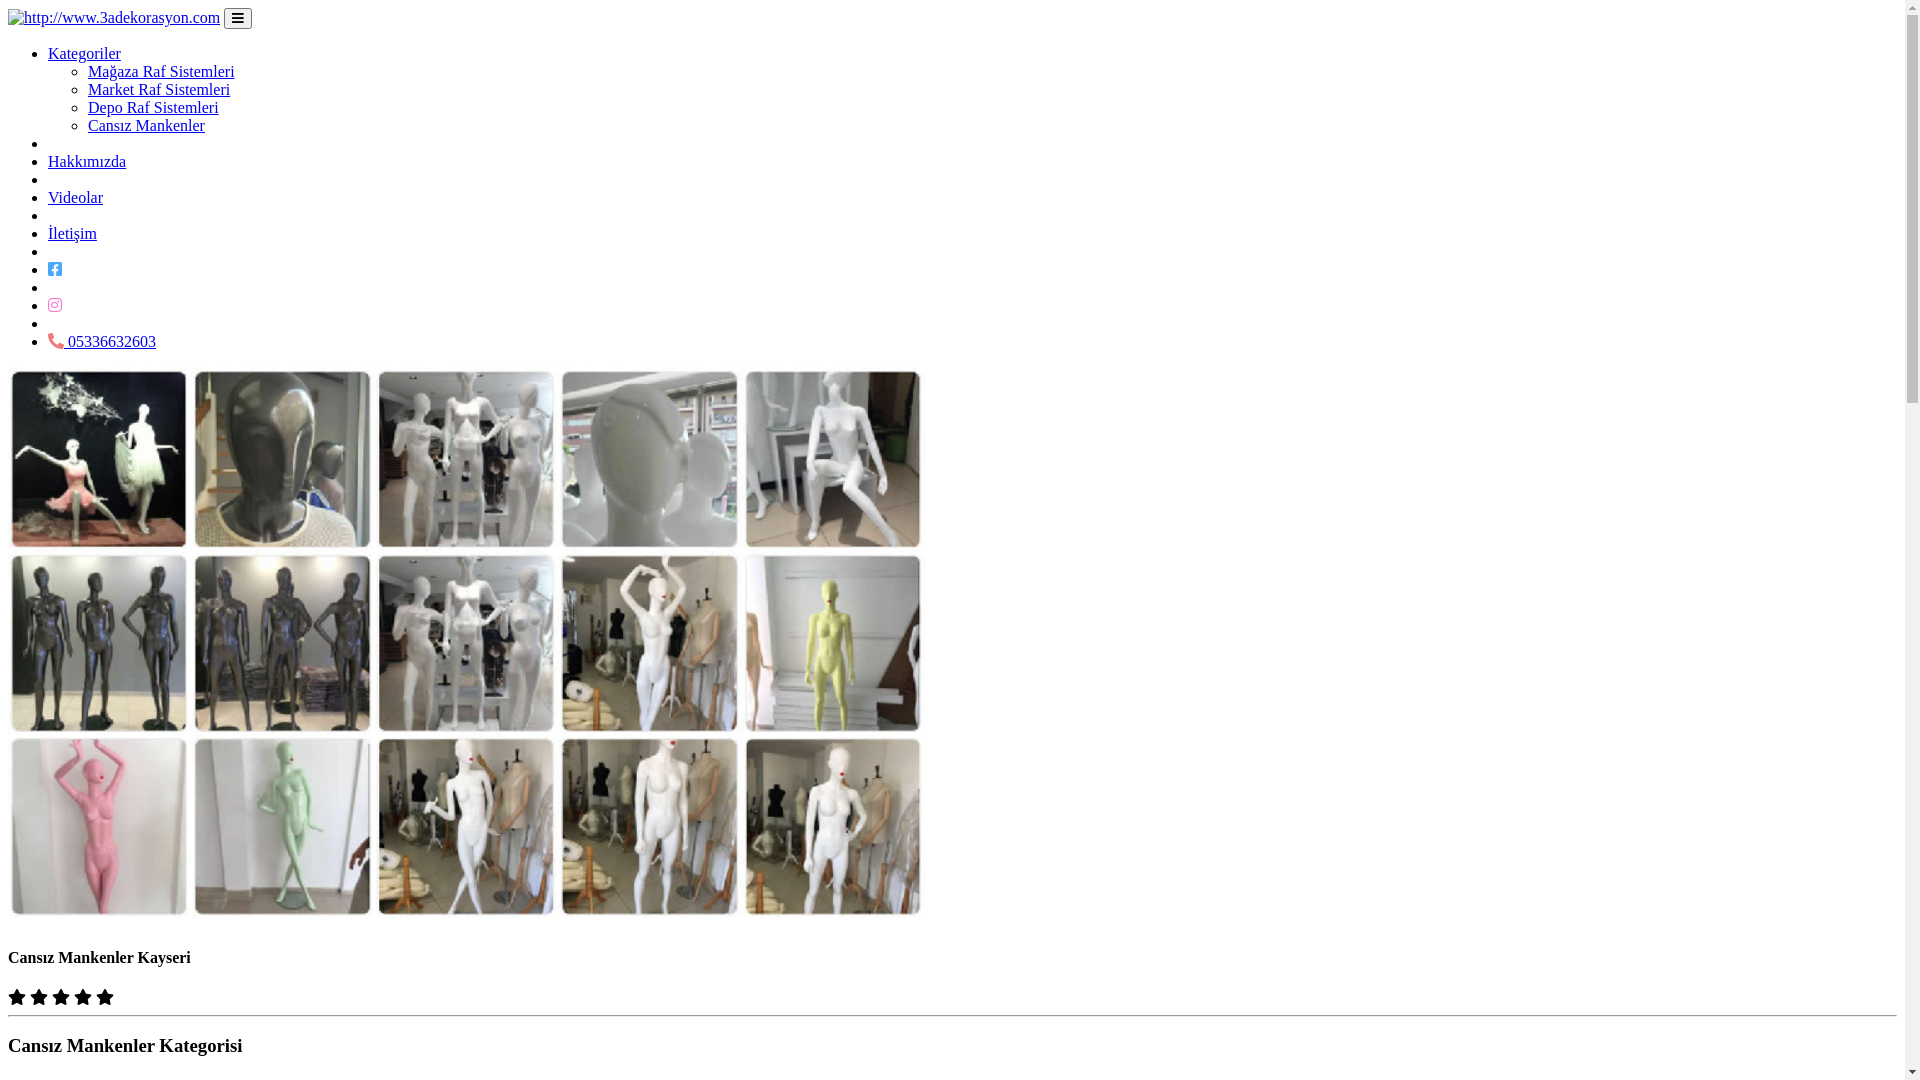  I want to click on 'Kategoriler', so click(83, 52).